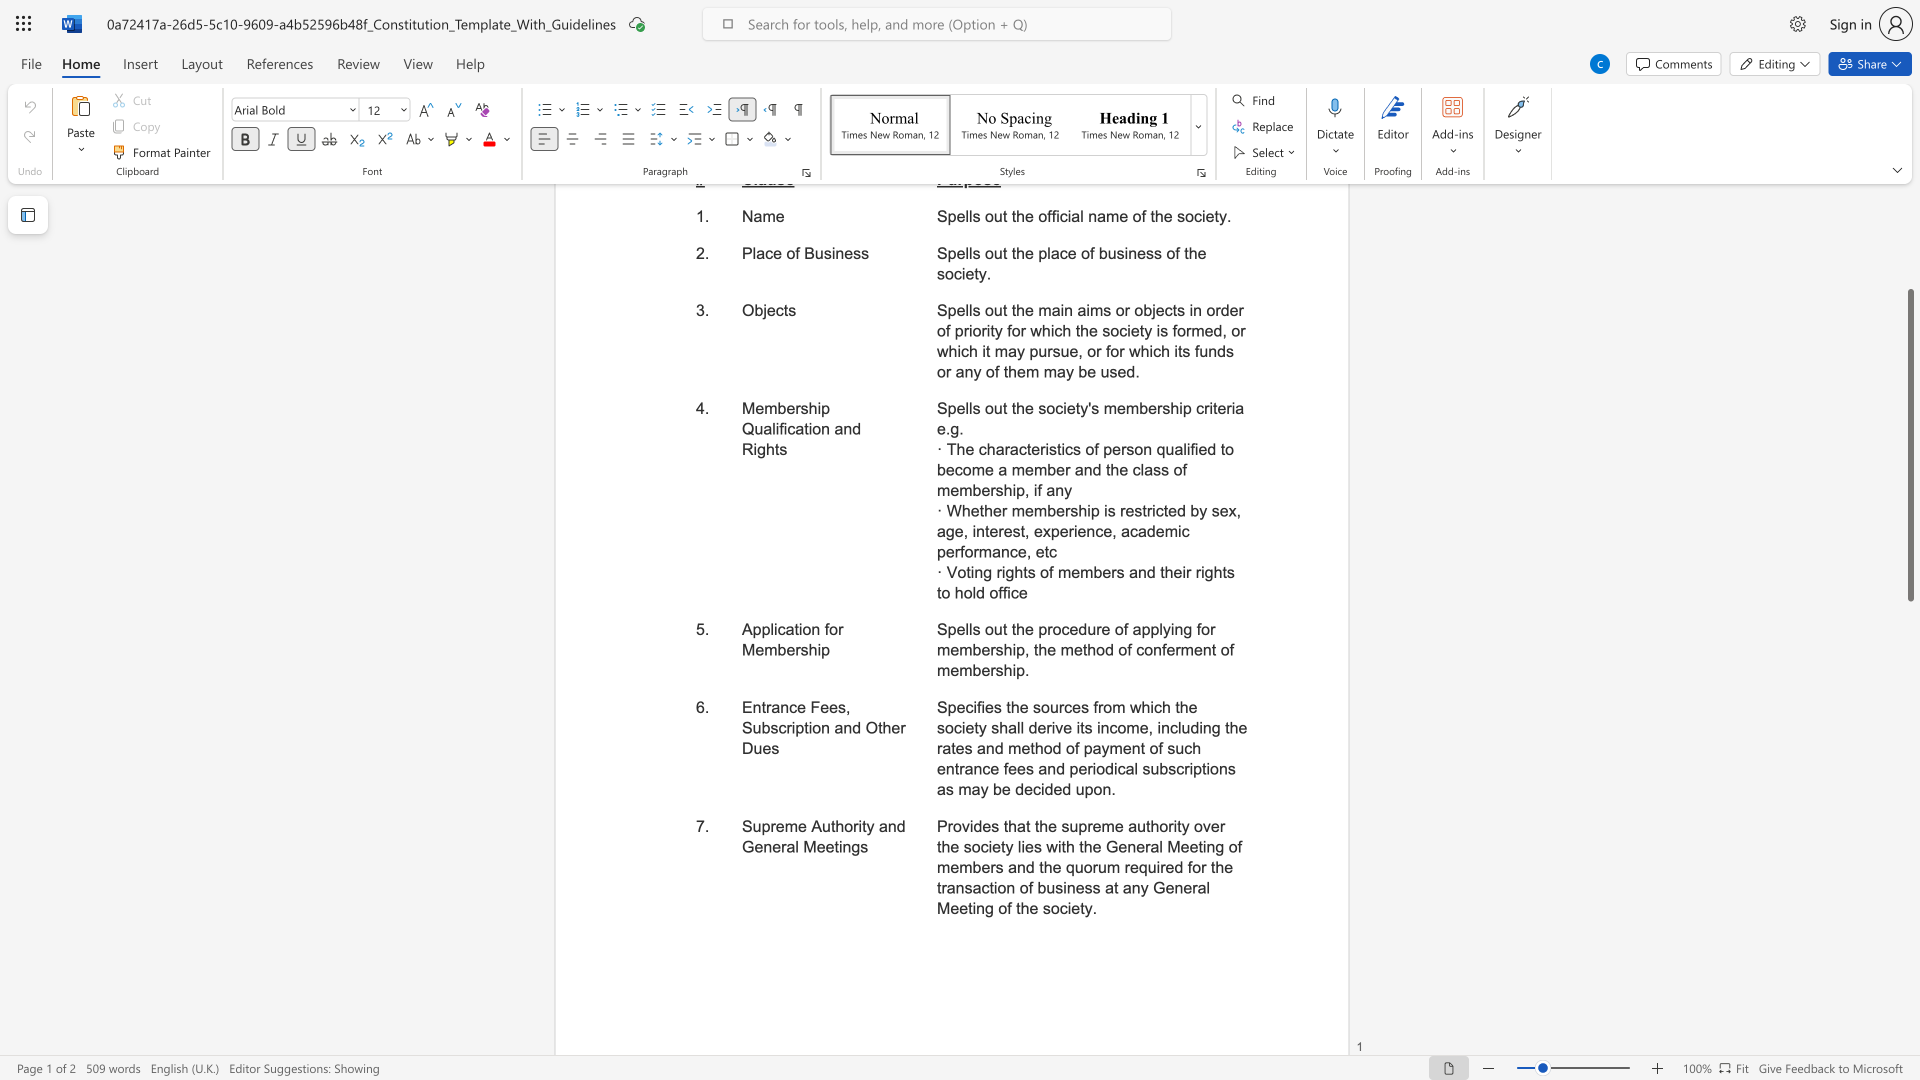  I want to click on the scrollbar and move down 90 pixels, so click(1909, 444).